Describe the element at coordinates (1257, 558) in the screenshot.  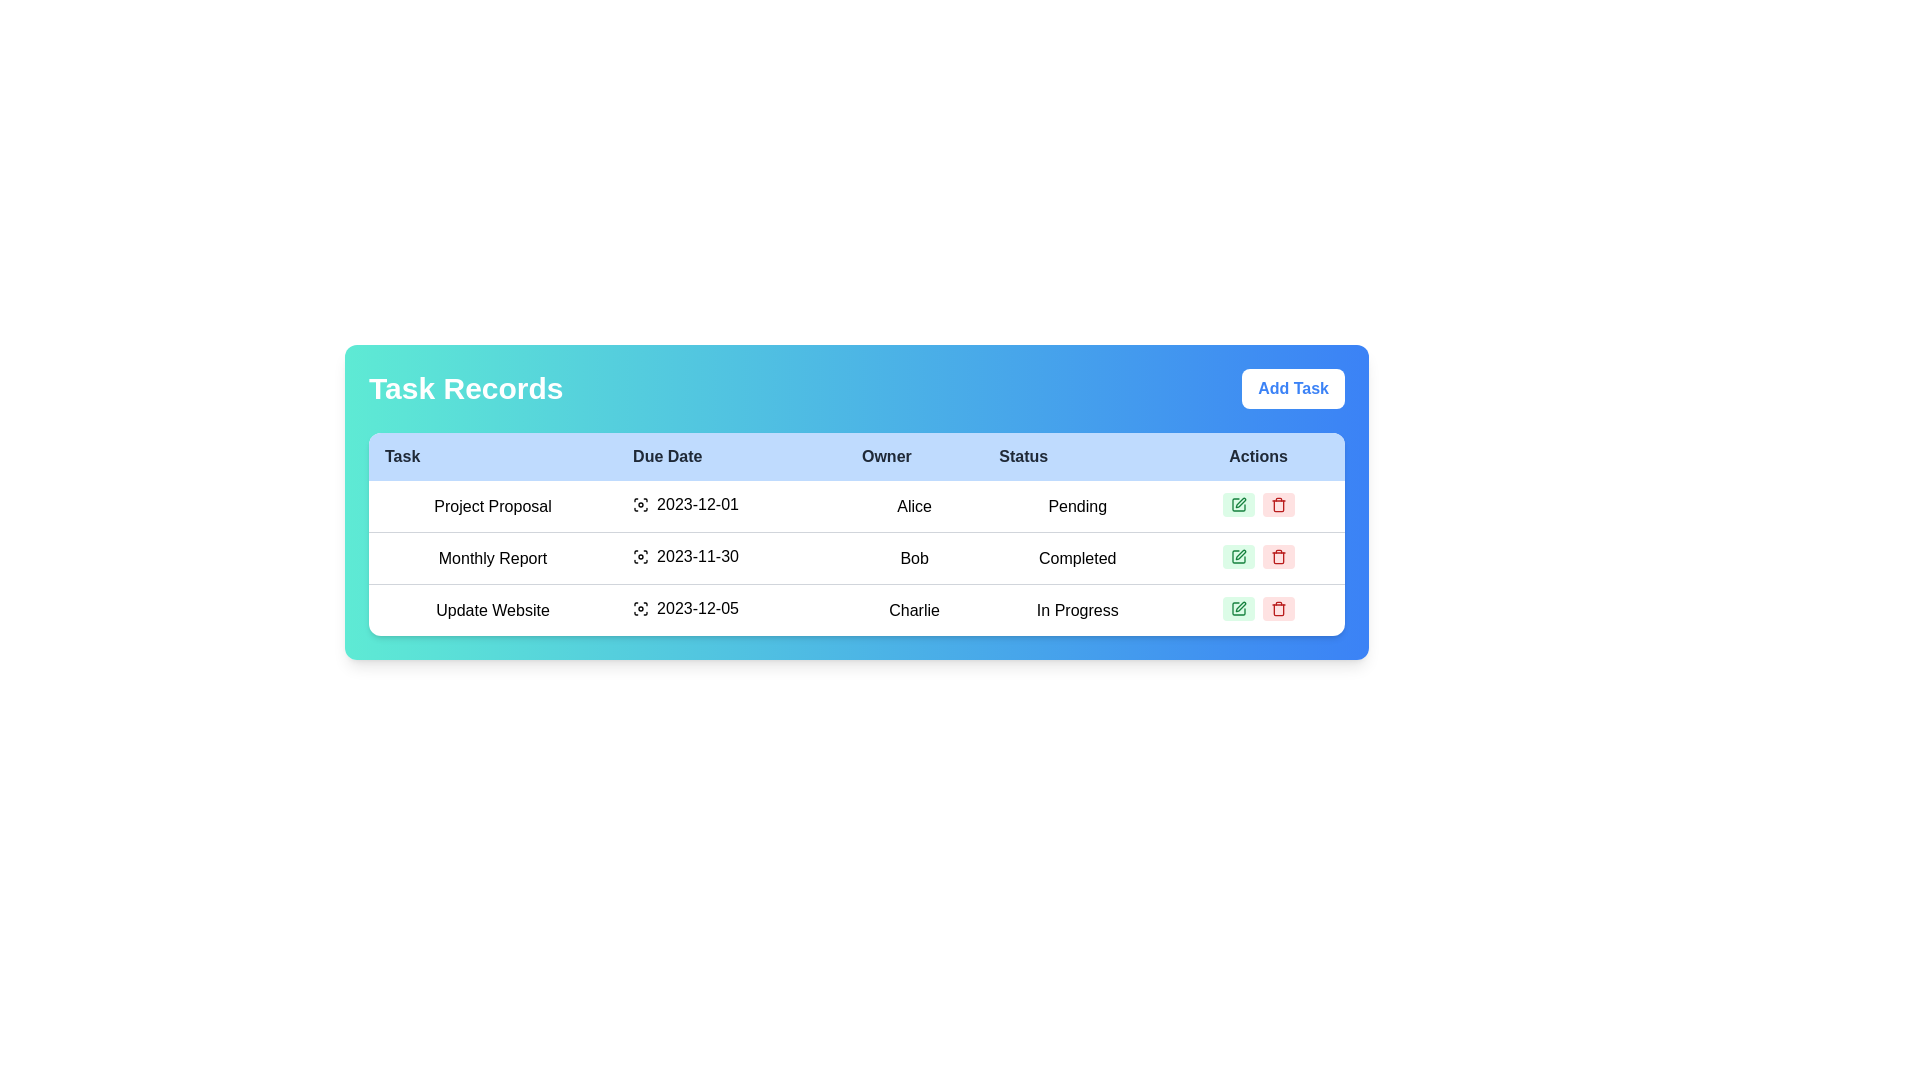
I see `the 'Delete' button in the Button group for the 'Monthly Report' task entry owned by 'Bob' with a status of 'Completed'` at that location.